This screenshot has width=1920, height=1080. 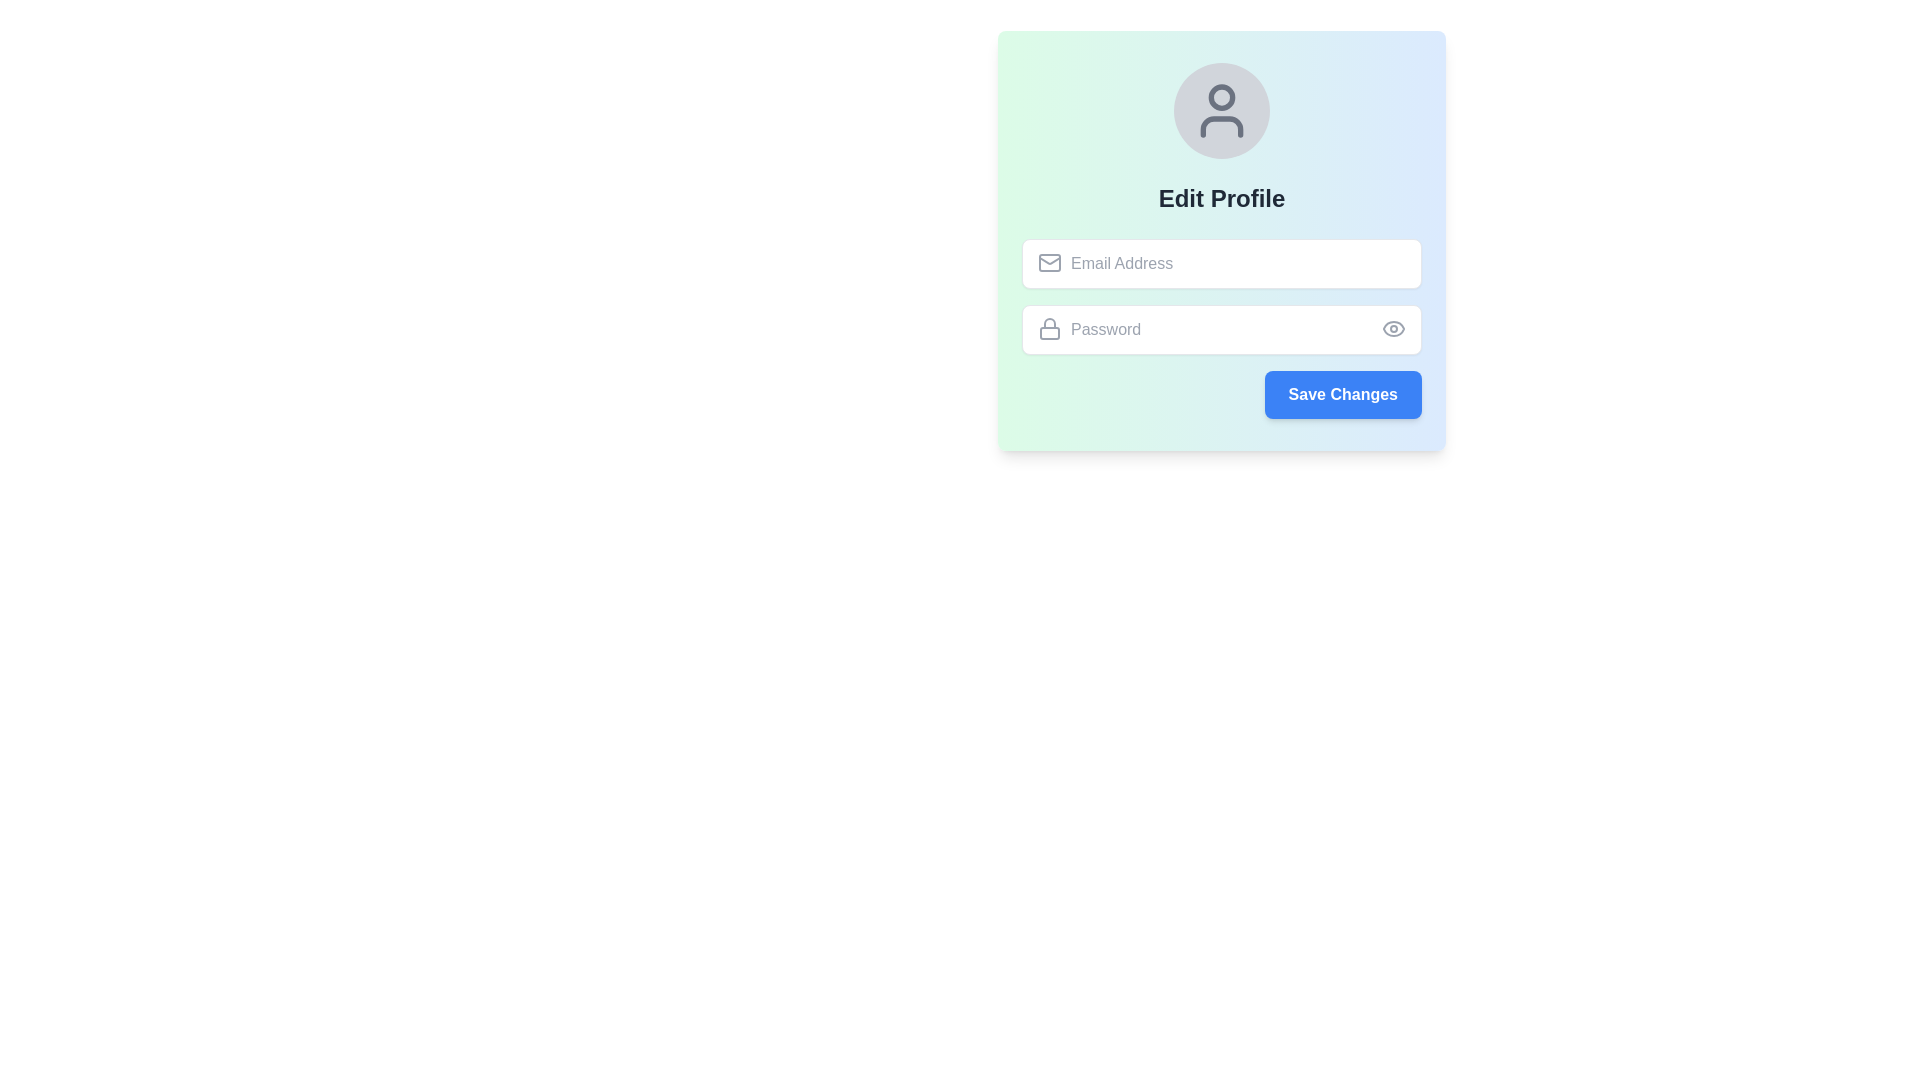 I want to click on the 'Save Changes' button, which has a blue background and white bold text, located at the bottom right of the profile editing interface, so click(x=1343, y=394).